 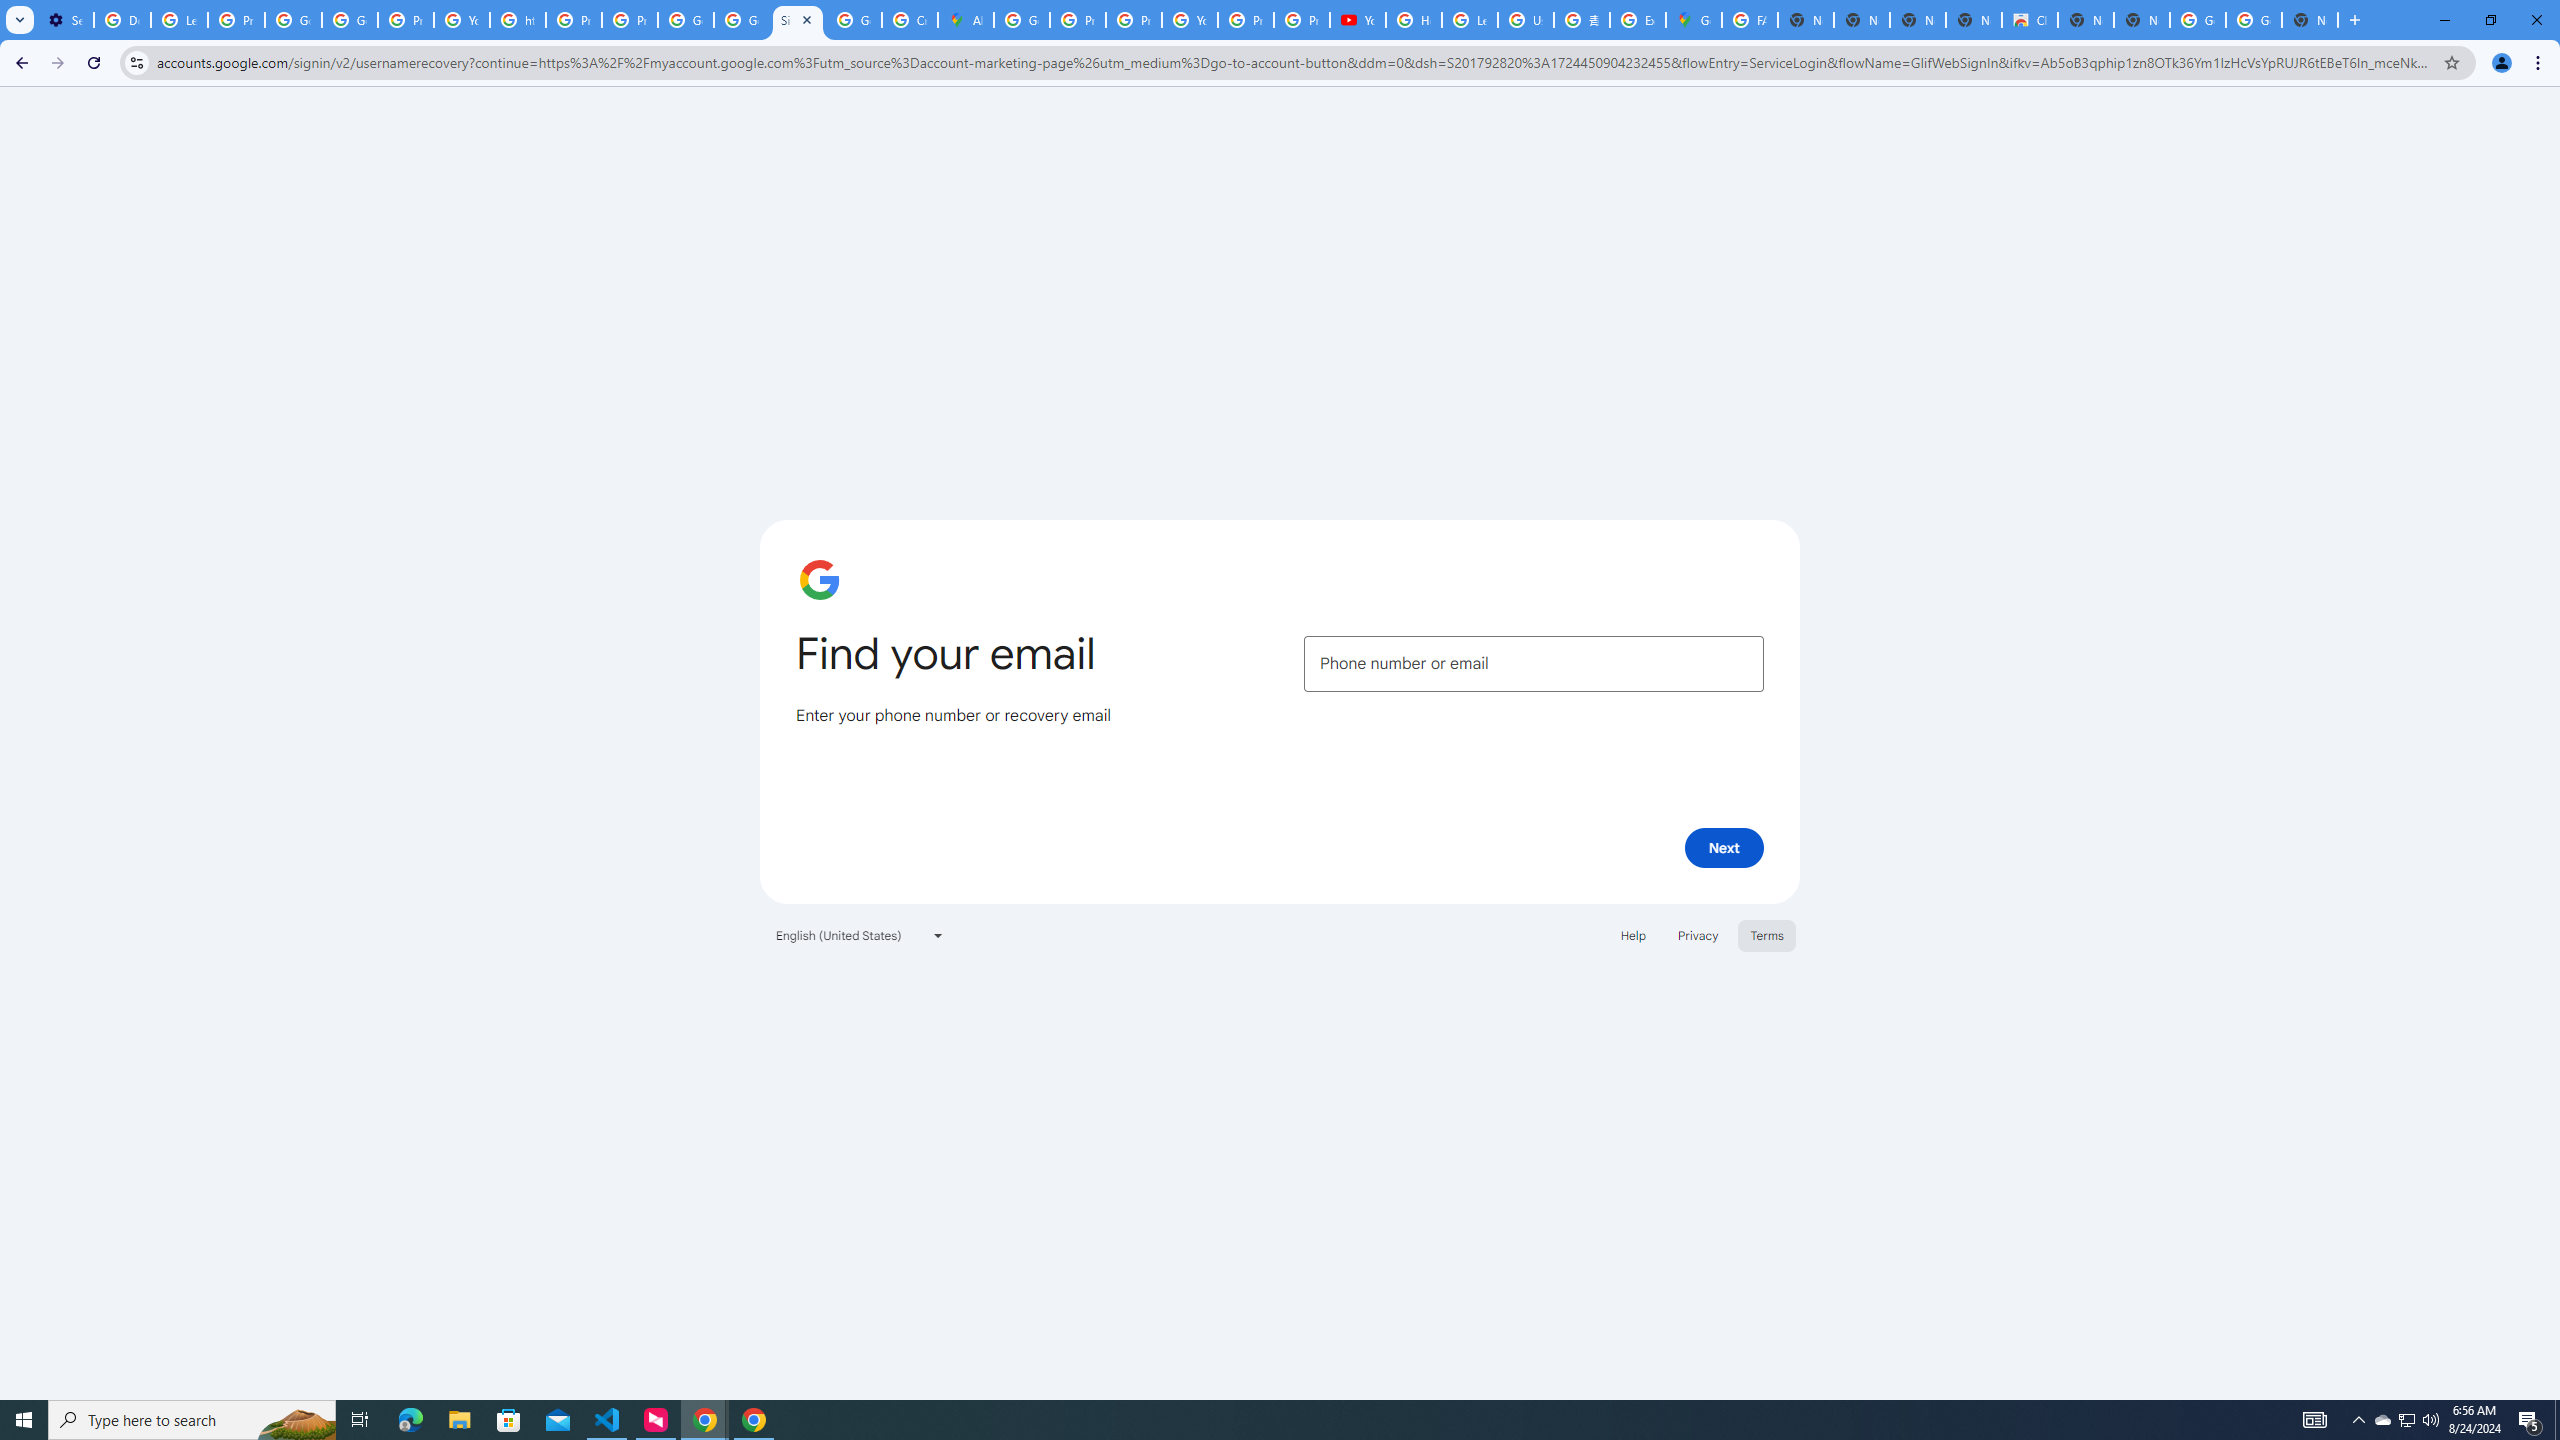 What do you see at coordinates (2310, 19) in the screenshot?
I see `'New Tab'` at bounding box center [2310, 19].